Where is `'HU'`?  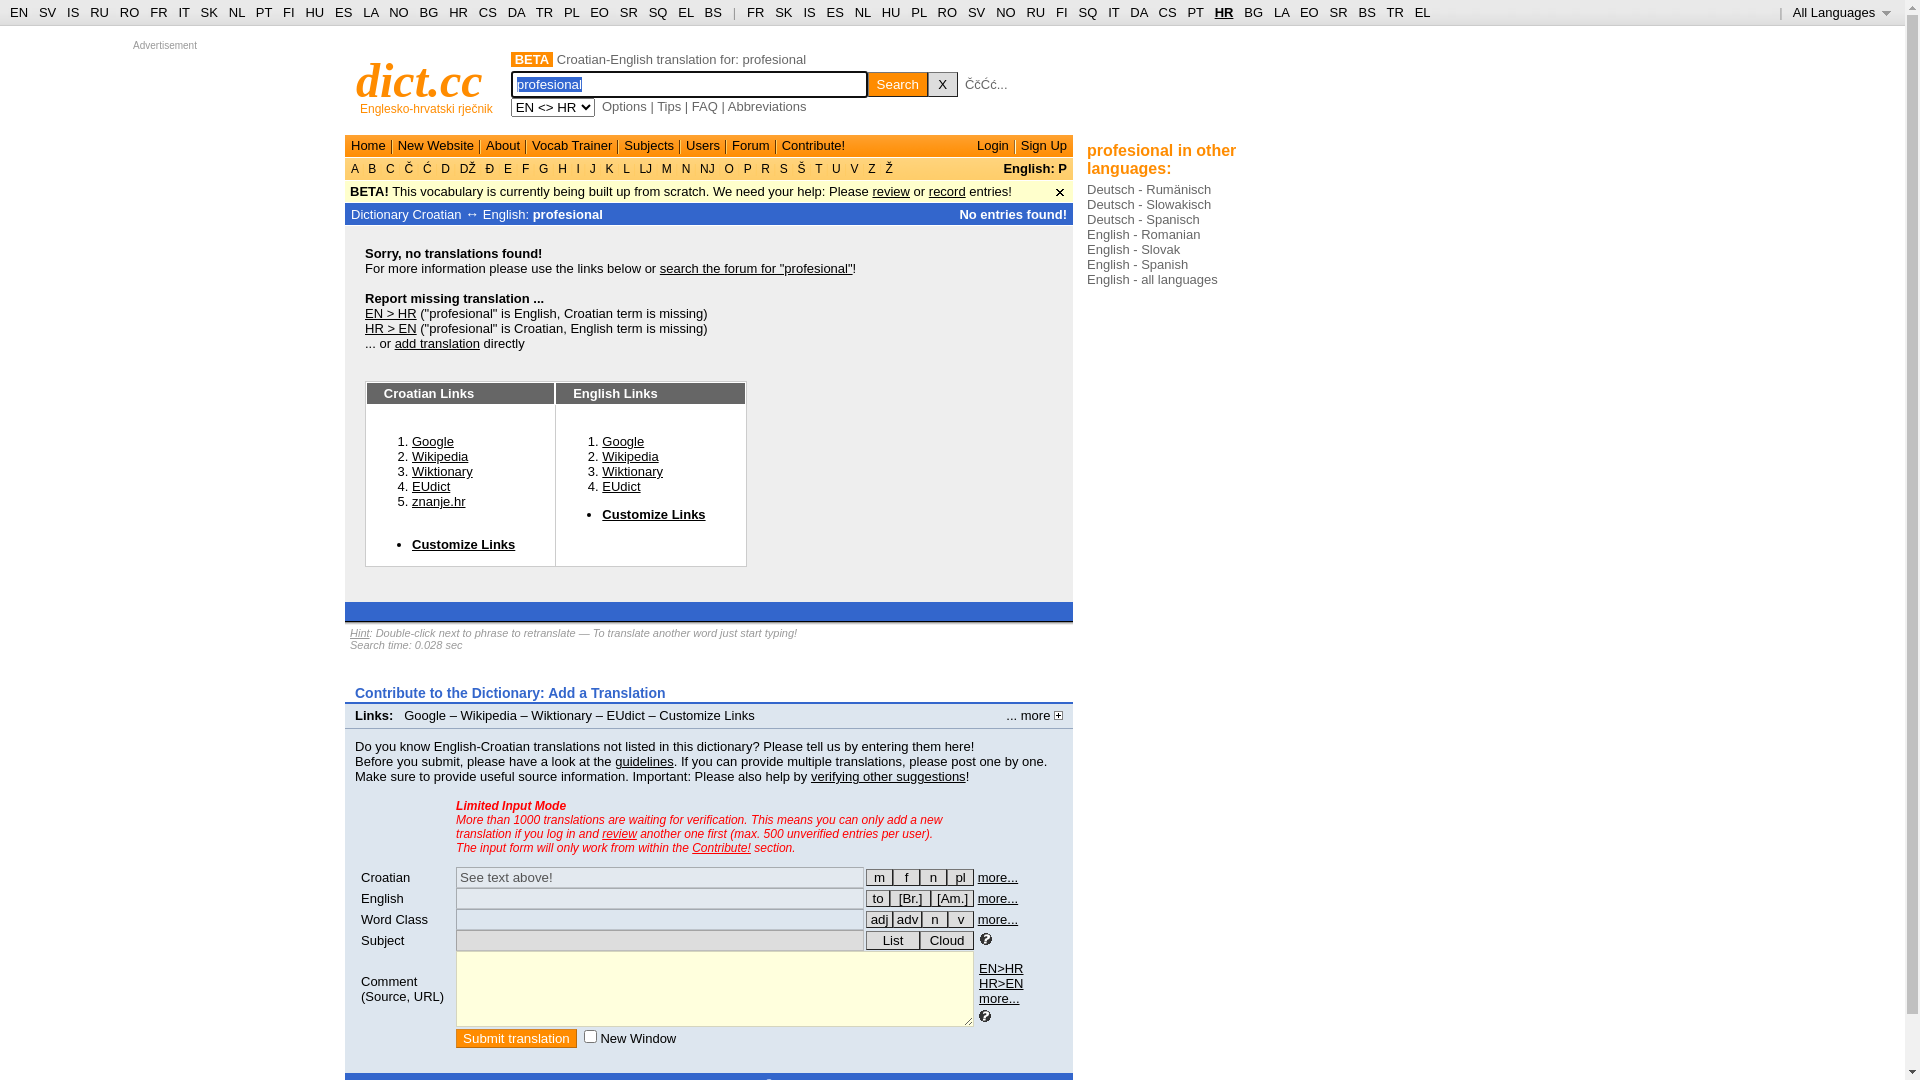
'HU' is located at coordinates (890, 12).